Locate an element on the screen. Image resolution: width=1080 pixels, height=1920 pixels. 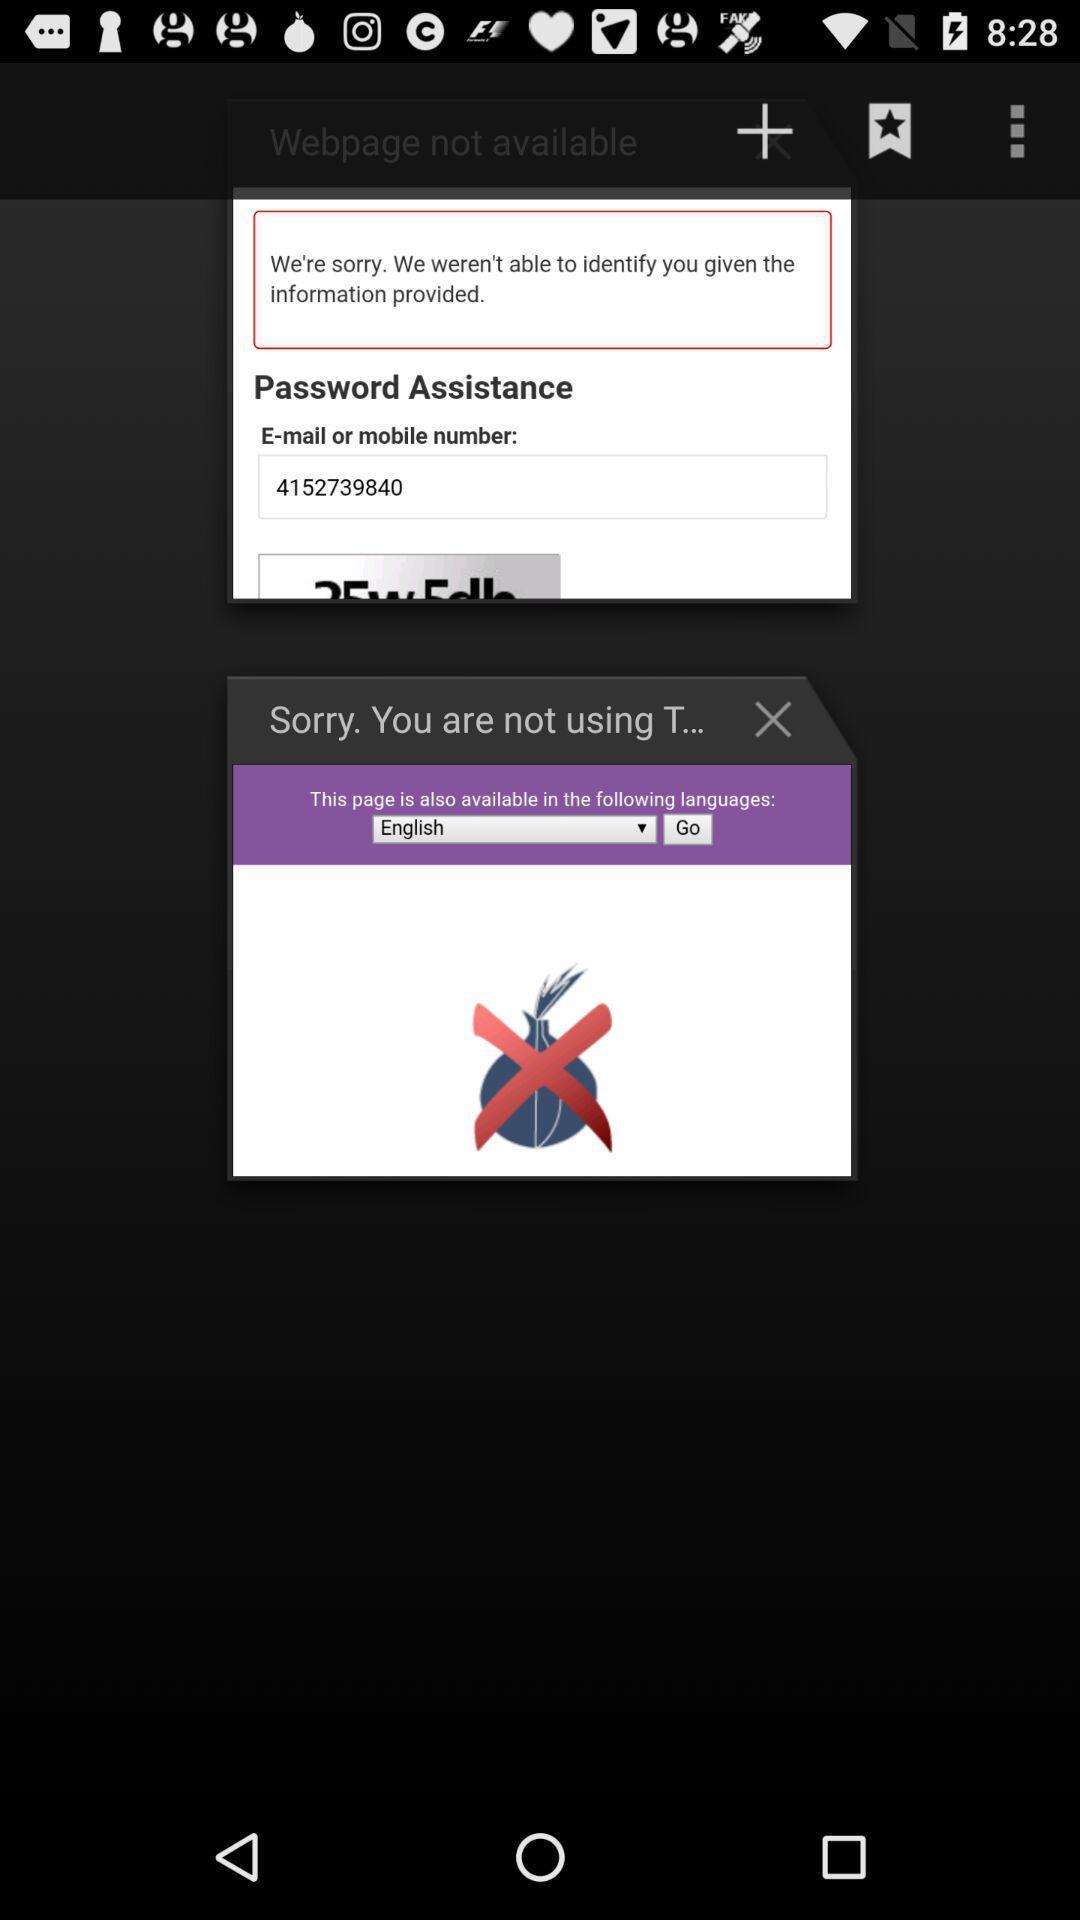
the add icon is located at coordinates (764, 139).